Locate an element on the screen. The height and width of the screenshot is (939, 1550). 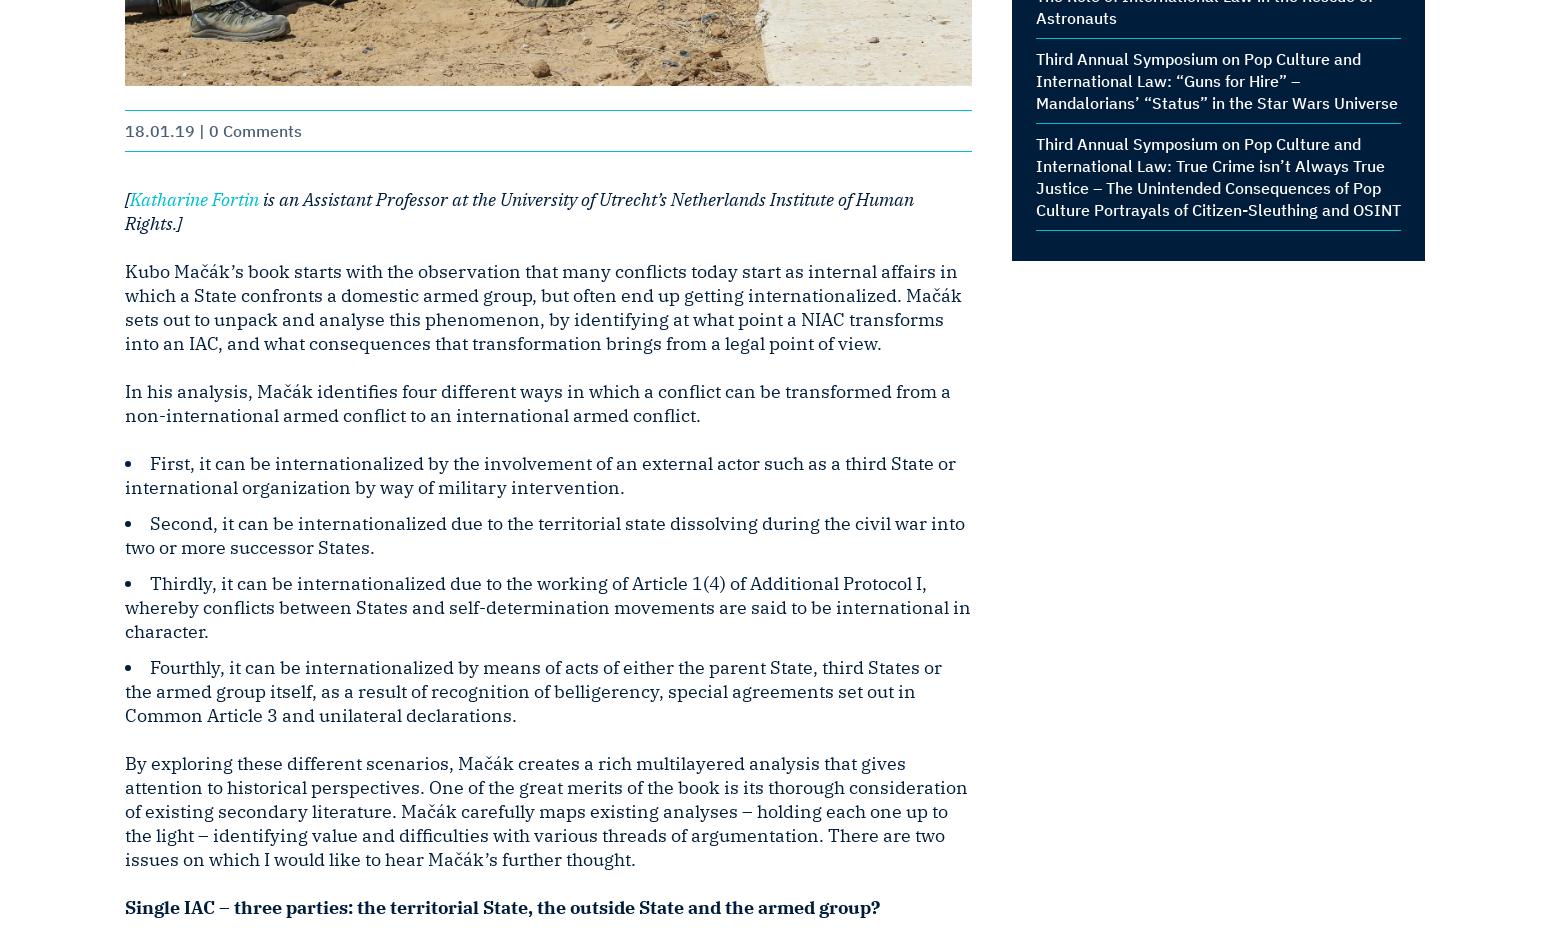
'Thirdly, it can be internationalized due to the working of Article 1(4) of Additional Protocol I, whereby conflicts between States and self-determination movements are said to be international in character.' is located at coordinates (547, 607).